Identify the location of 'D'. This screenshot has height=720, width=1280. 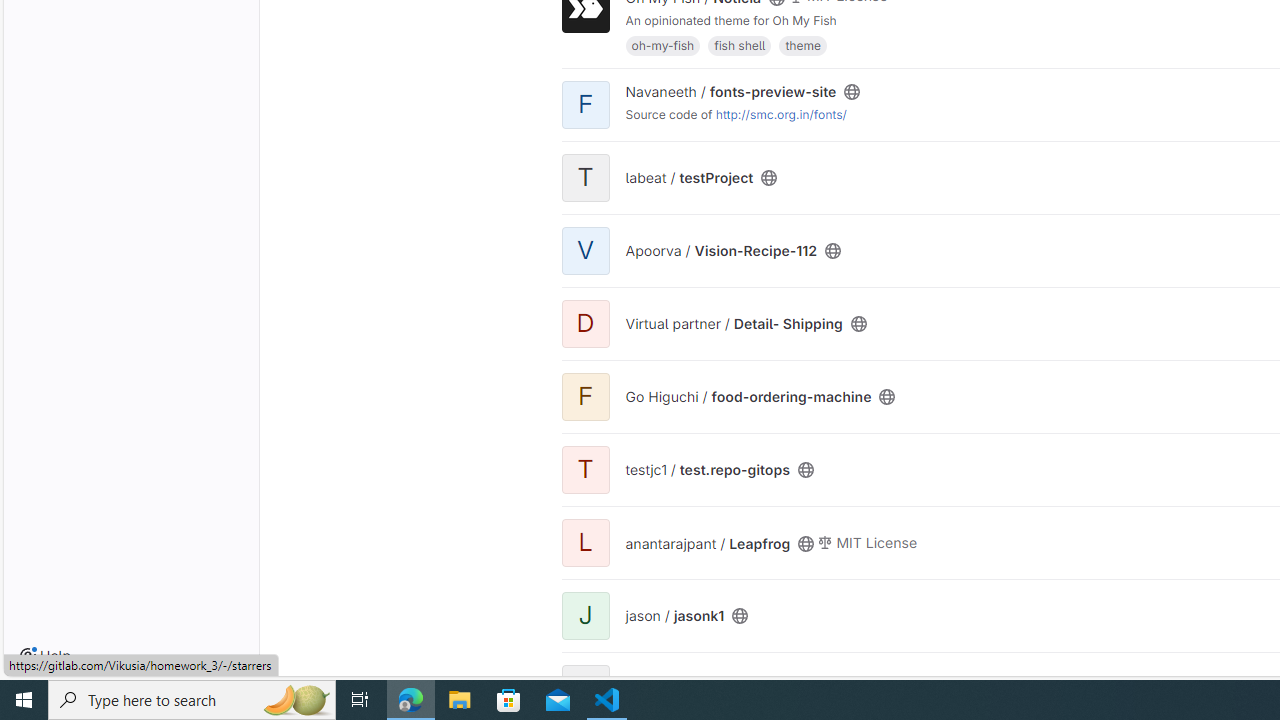
(584, 322).